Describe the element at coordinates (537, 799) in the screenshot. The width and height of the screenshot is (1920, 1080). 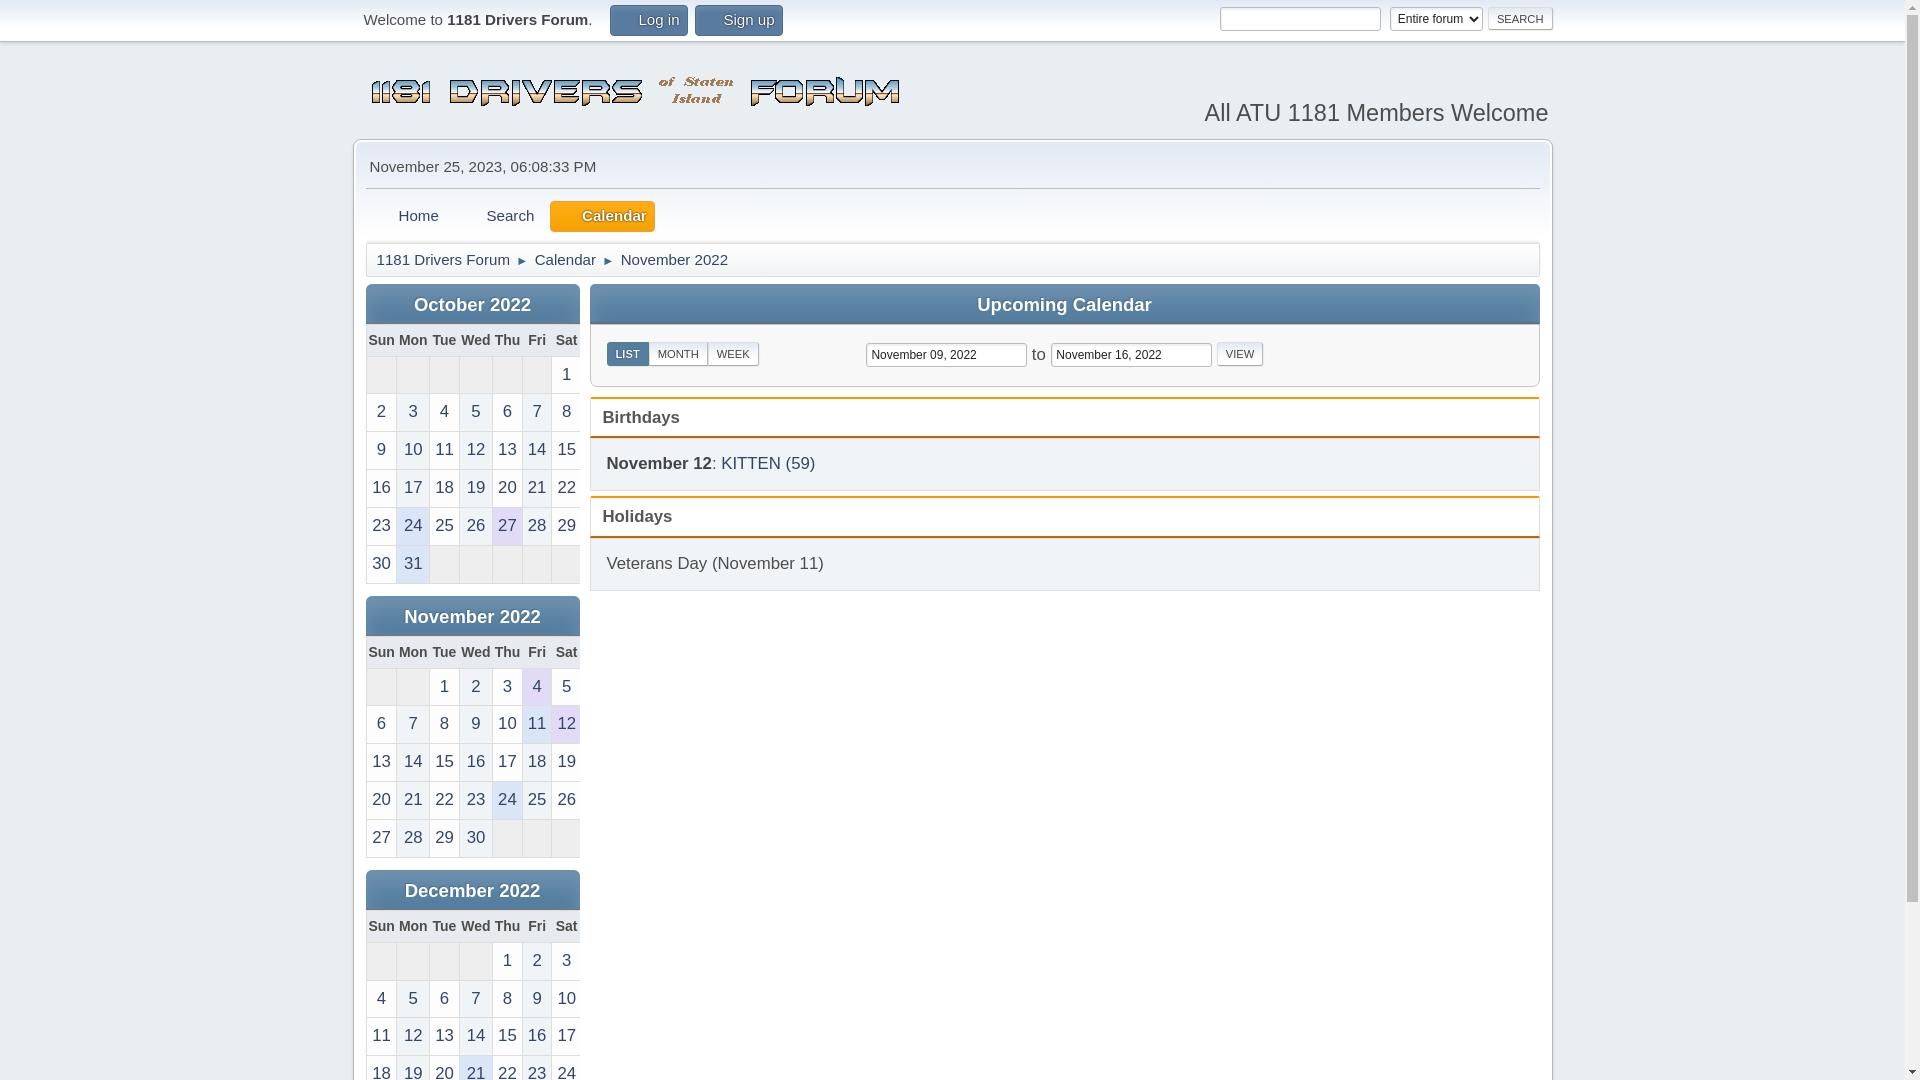
I see `'25'` at that location.